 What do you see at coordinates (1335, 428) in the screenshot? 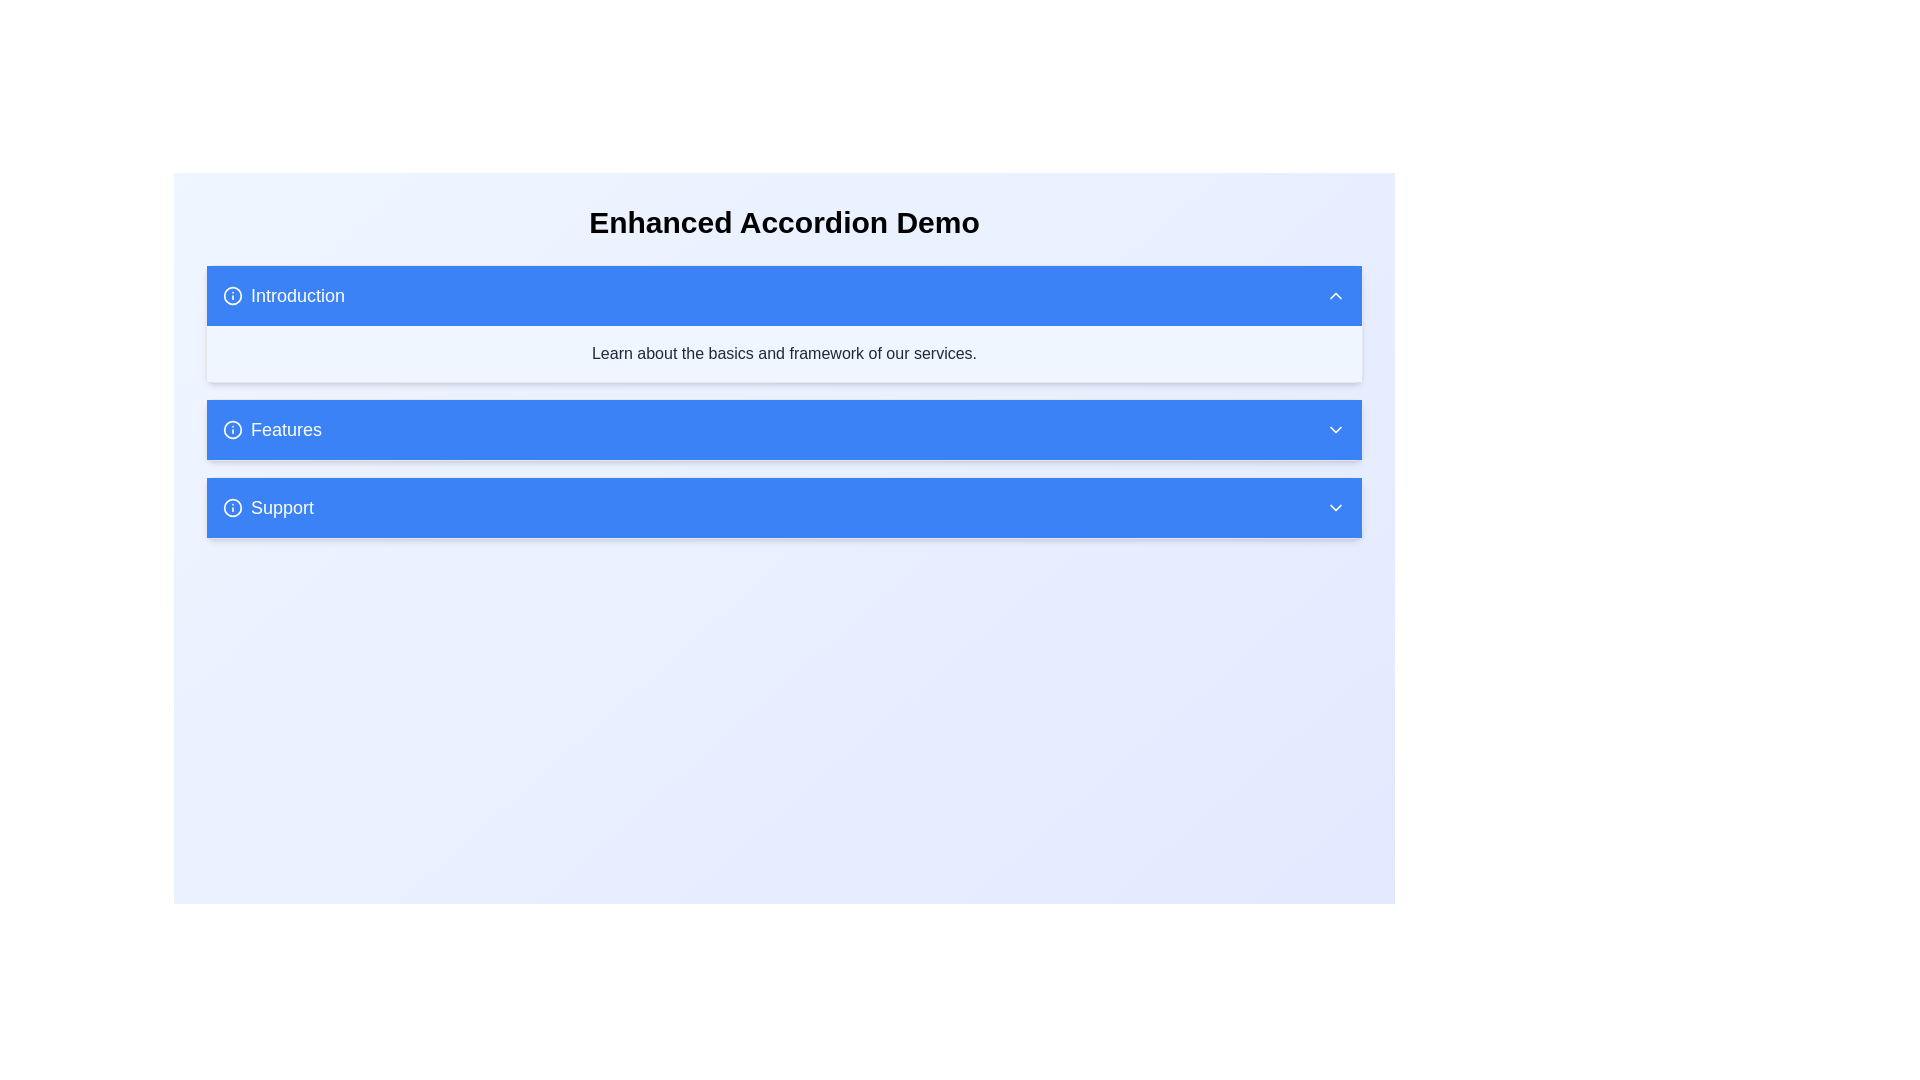
I see `the chevron icon located at the far right of the 'Features' section` at bounding box center [1335, 428].